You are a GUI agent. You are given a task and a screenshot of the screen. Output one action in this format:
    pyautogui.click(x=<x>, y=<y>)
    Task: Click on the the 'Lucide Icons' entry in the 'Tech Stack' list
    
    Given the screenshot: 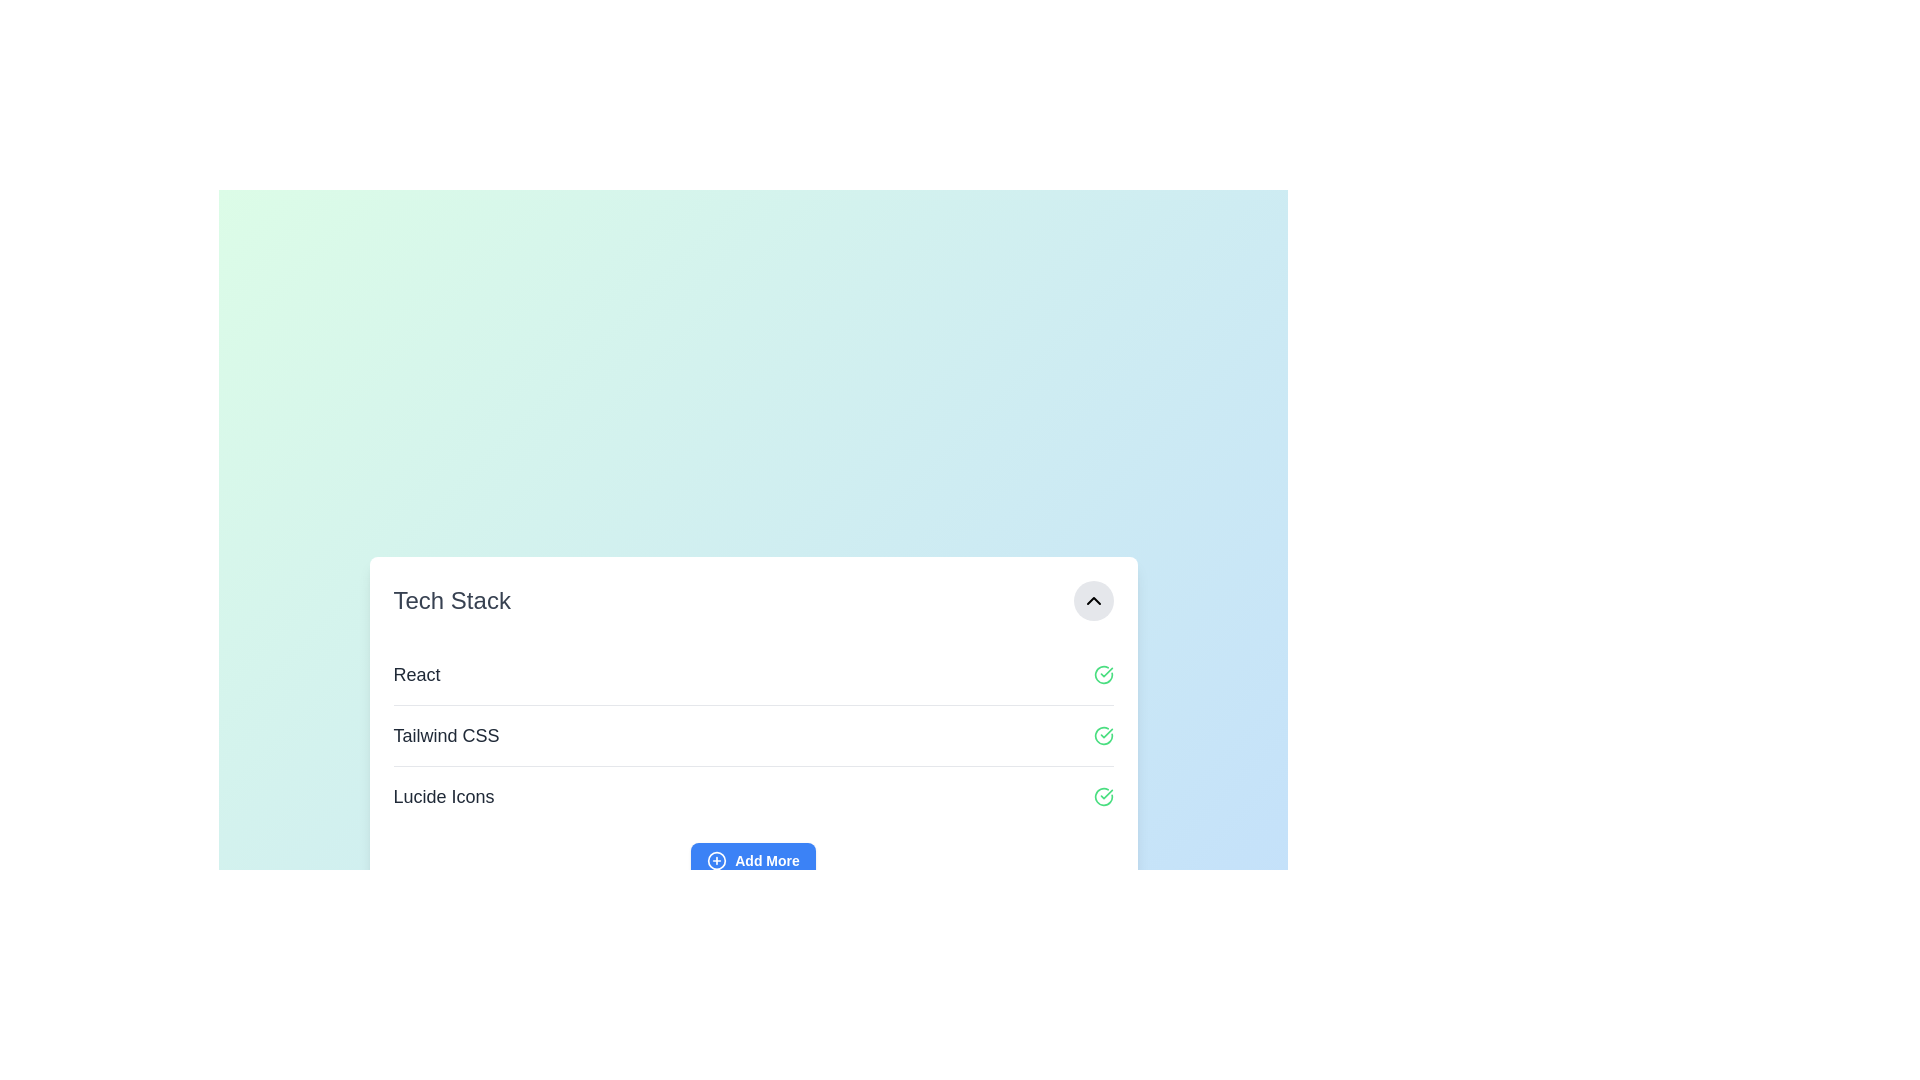 What is the action you would take?
    pyautogui.click(x=752, y=795)
    